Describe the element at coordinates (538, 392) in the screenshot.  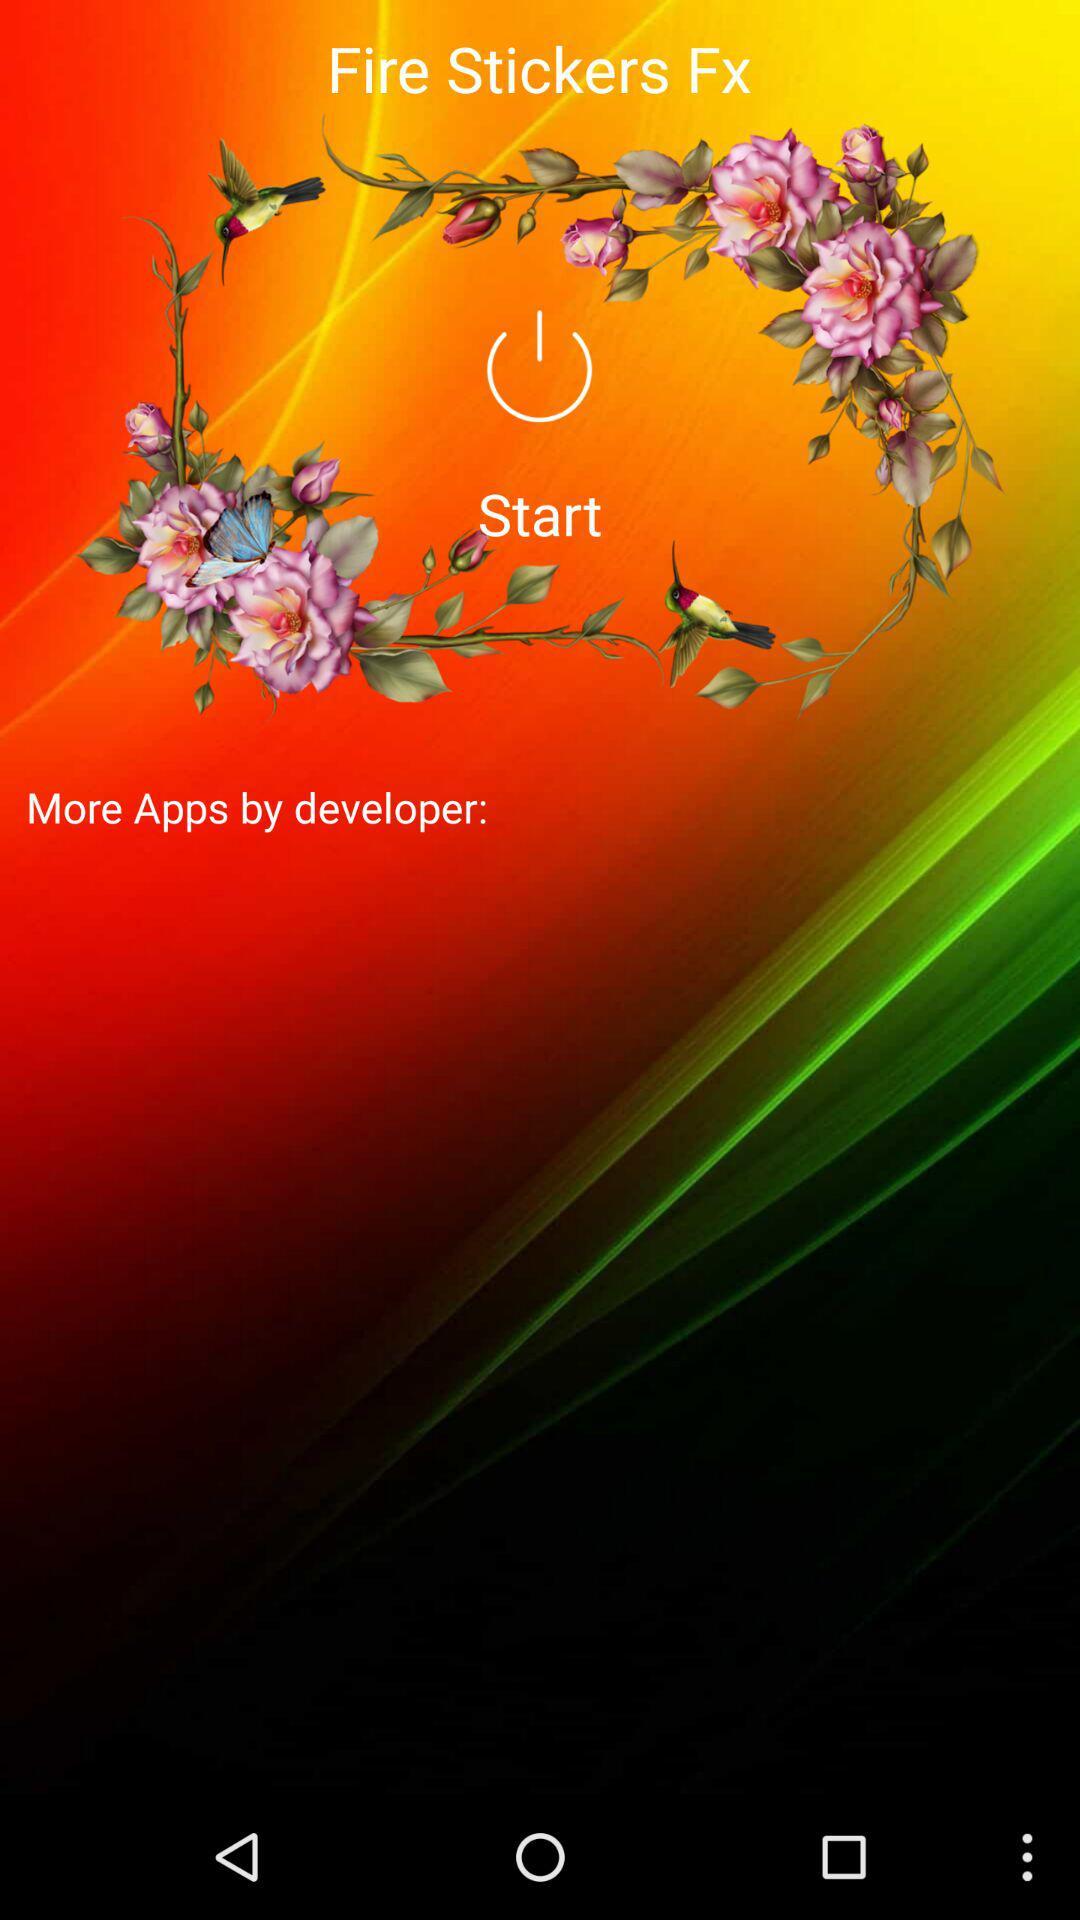
I see `the power icon` at that location.